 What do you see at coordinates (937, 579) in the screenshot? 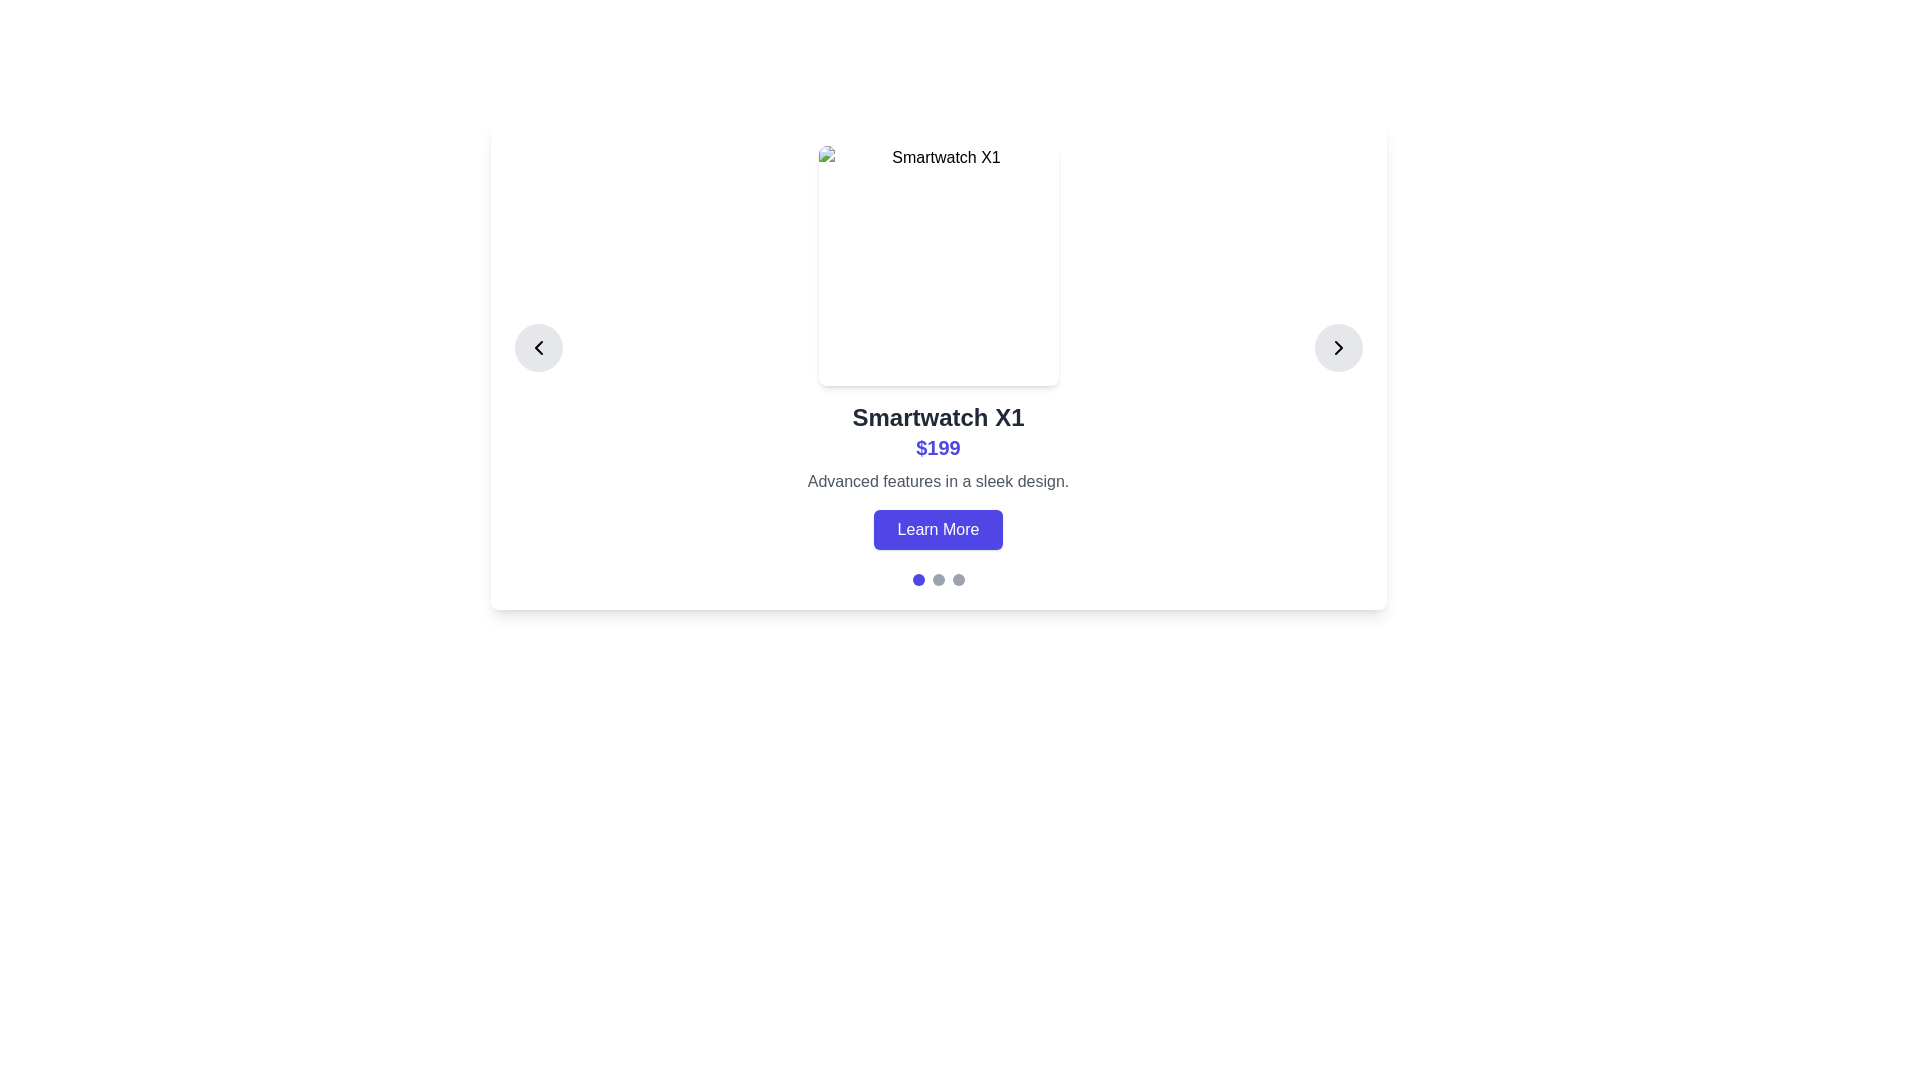
I see `the second pagination dot, which is a small gray circular indicator positioned between the first blue dot and the third gray dot` at bounding box center [937, 579].